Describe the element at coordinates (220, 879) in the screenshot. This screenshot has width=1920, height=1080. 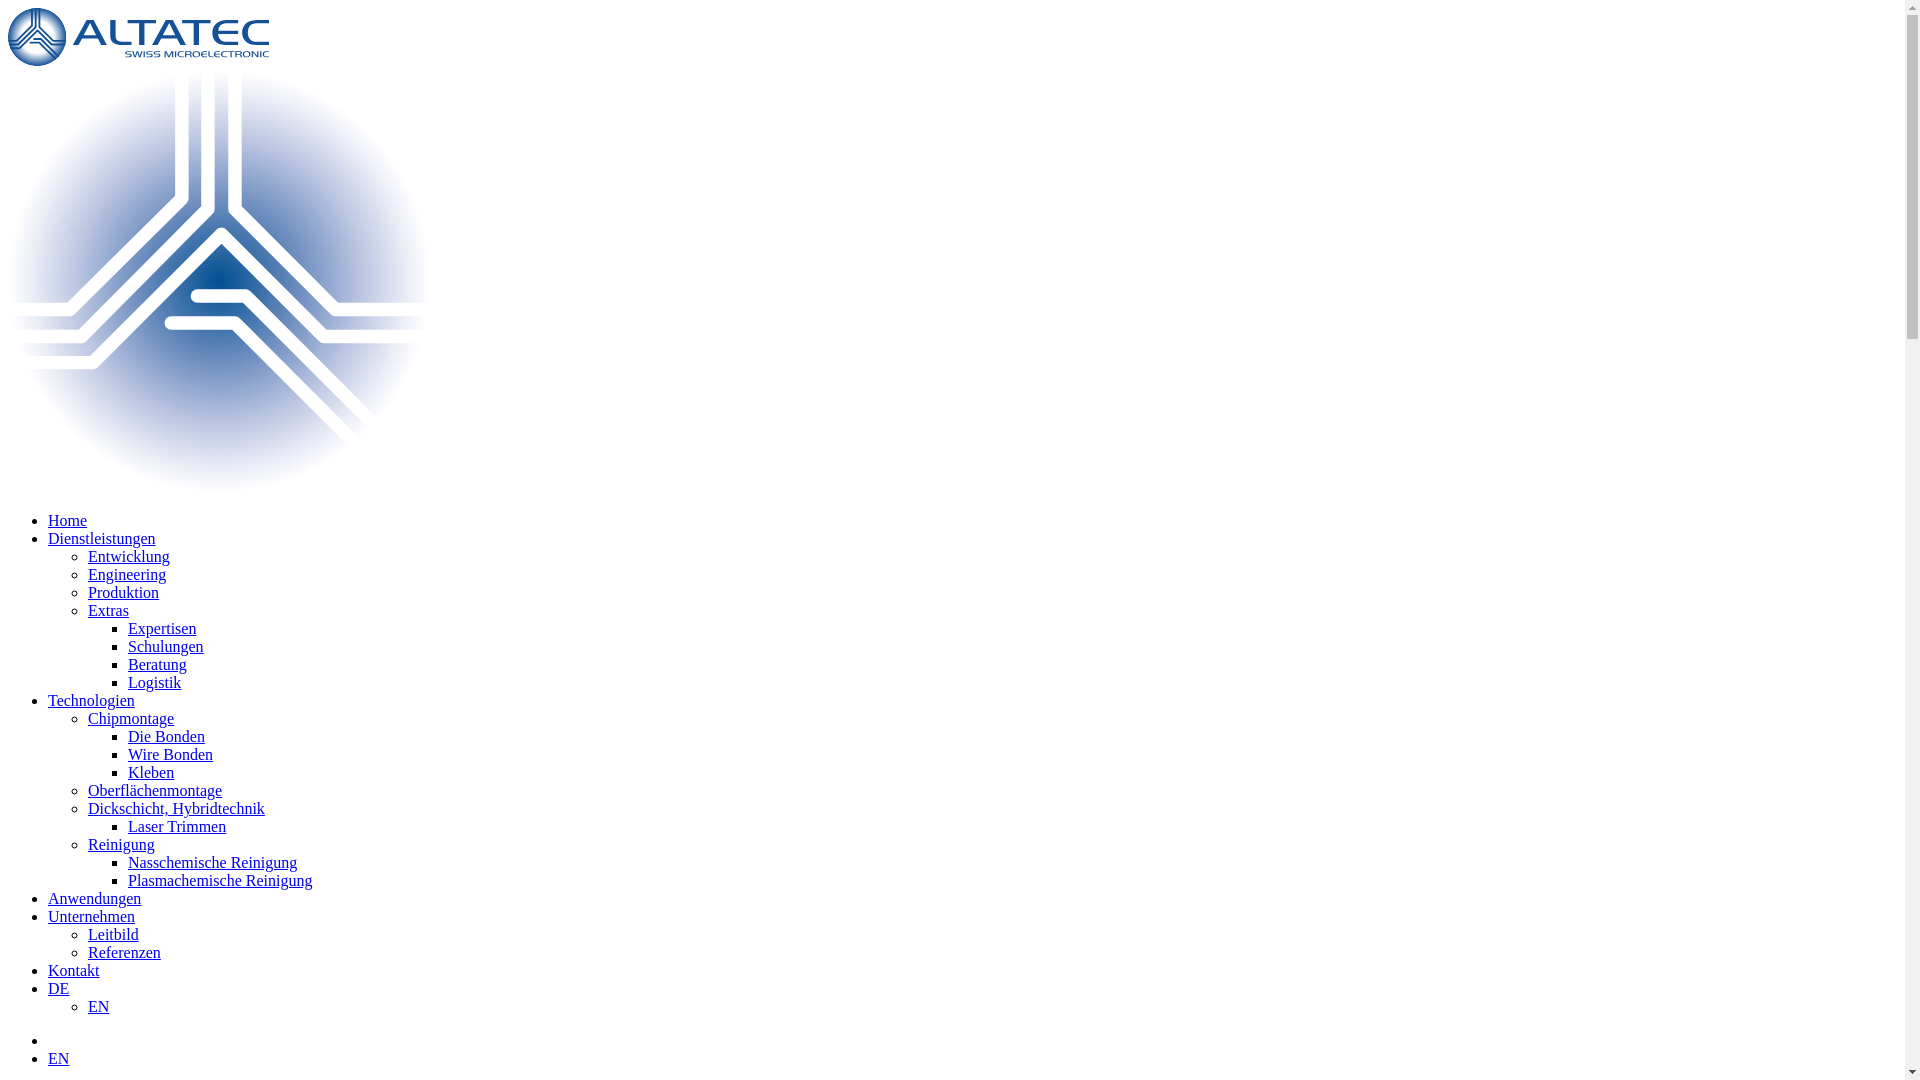
I see `'Plasmachemische Reinigung'` at that location.